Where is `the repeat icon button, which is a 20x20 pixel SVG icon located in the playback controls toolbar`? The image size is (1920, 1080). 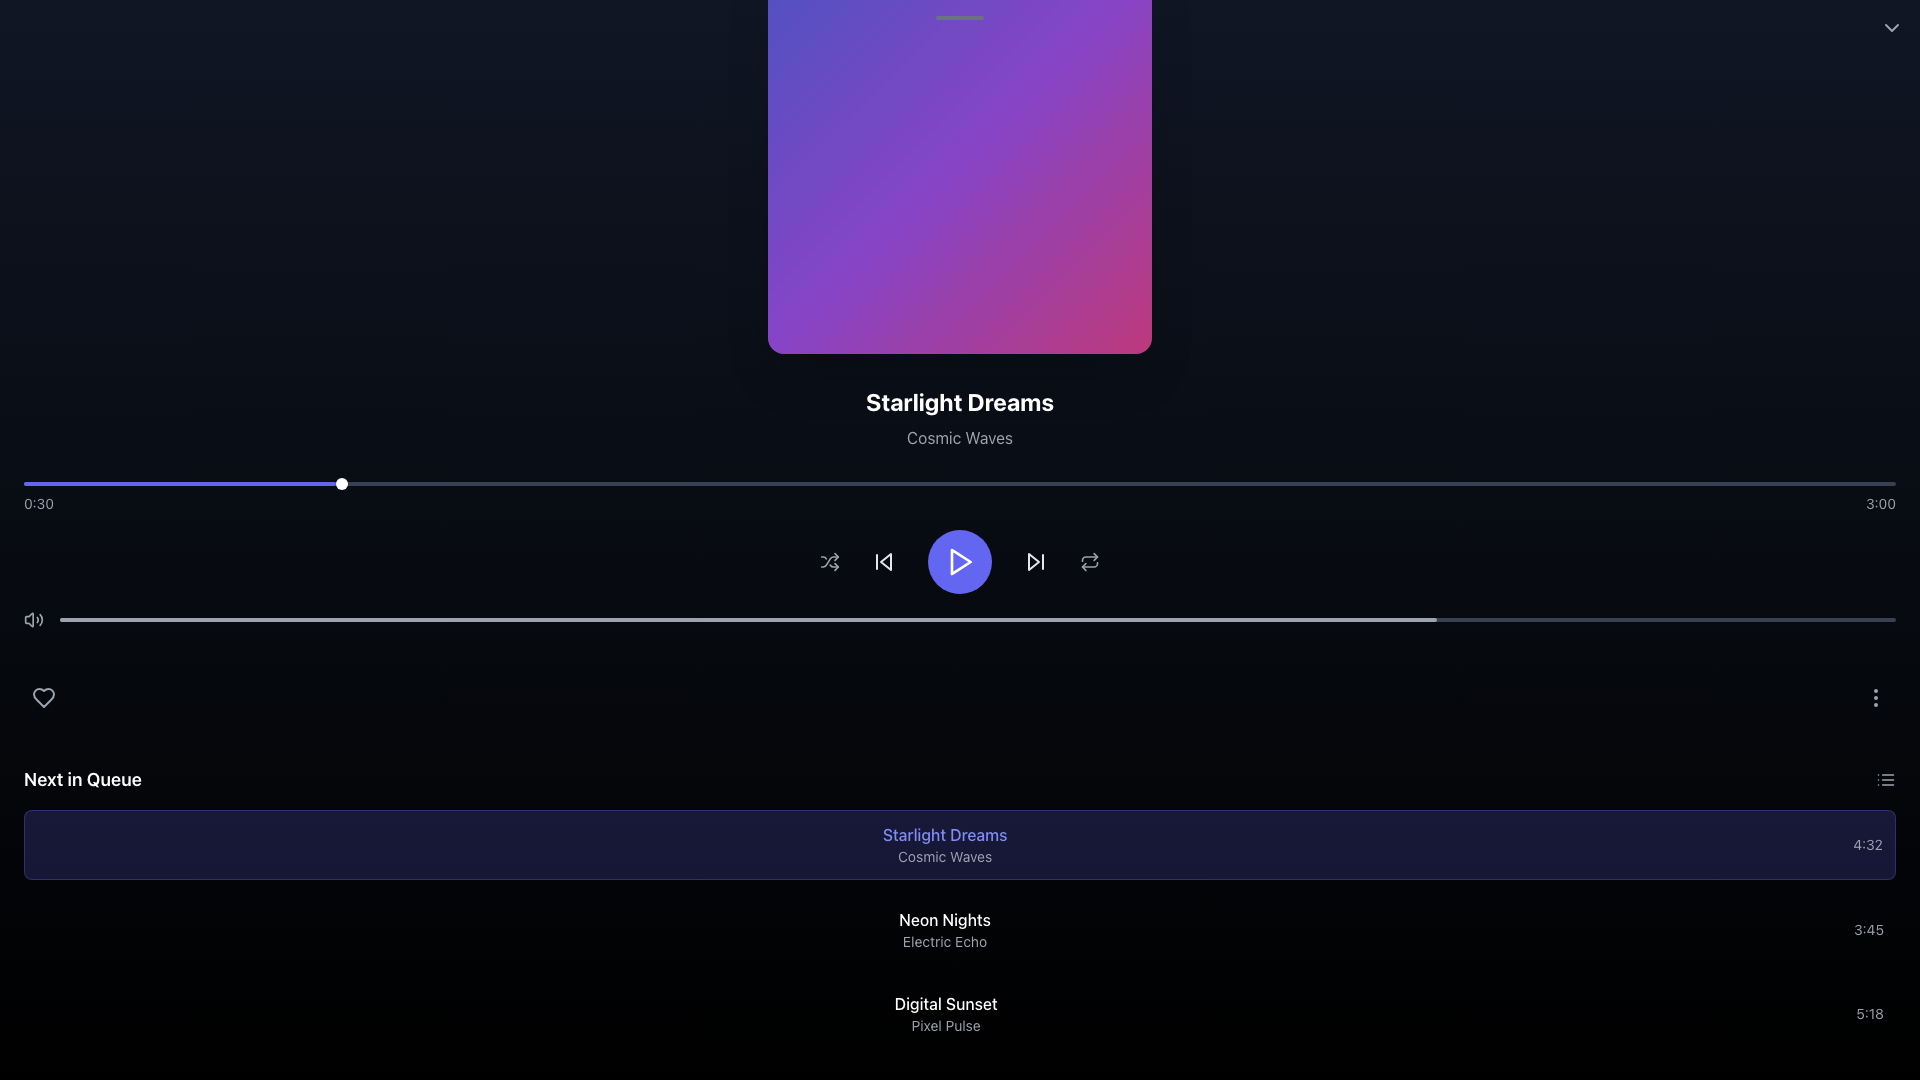 the repeat icon button, which is a 20x20 pixel SVG icon located in the playback controls toolbar is located at coordinates (1088, 562).